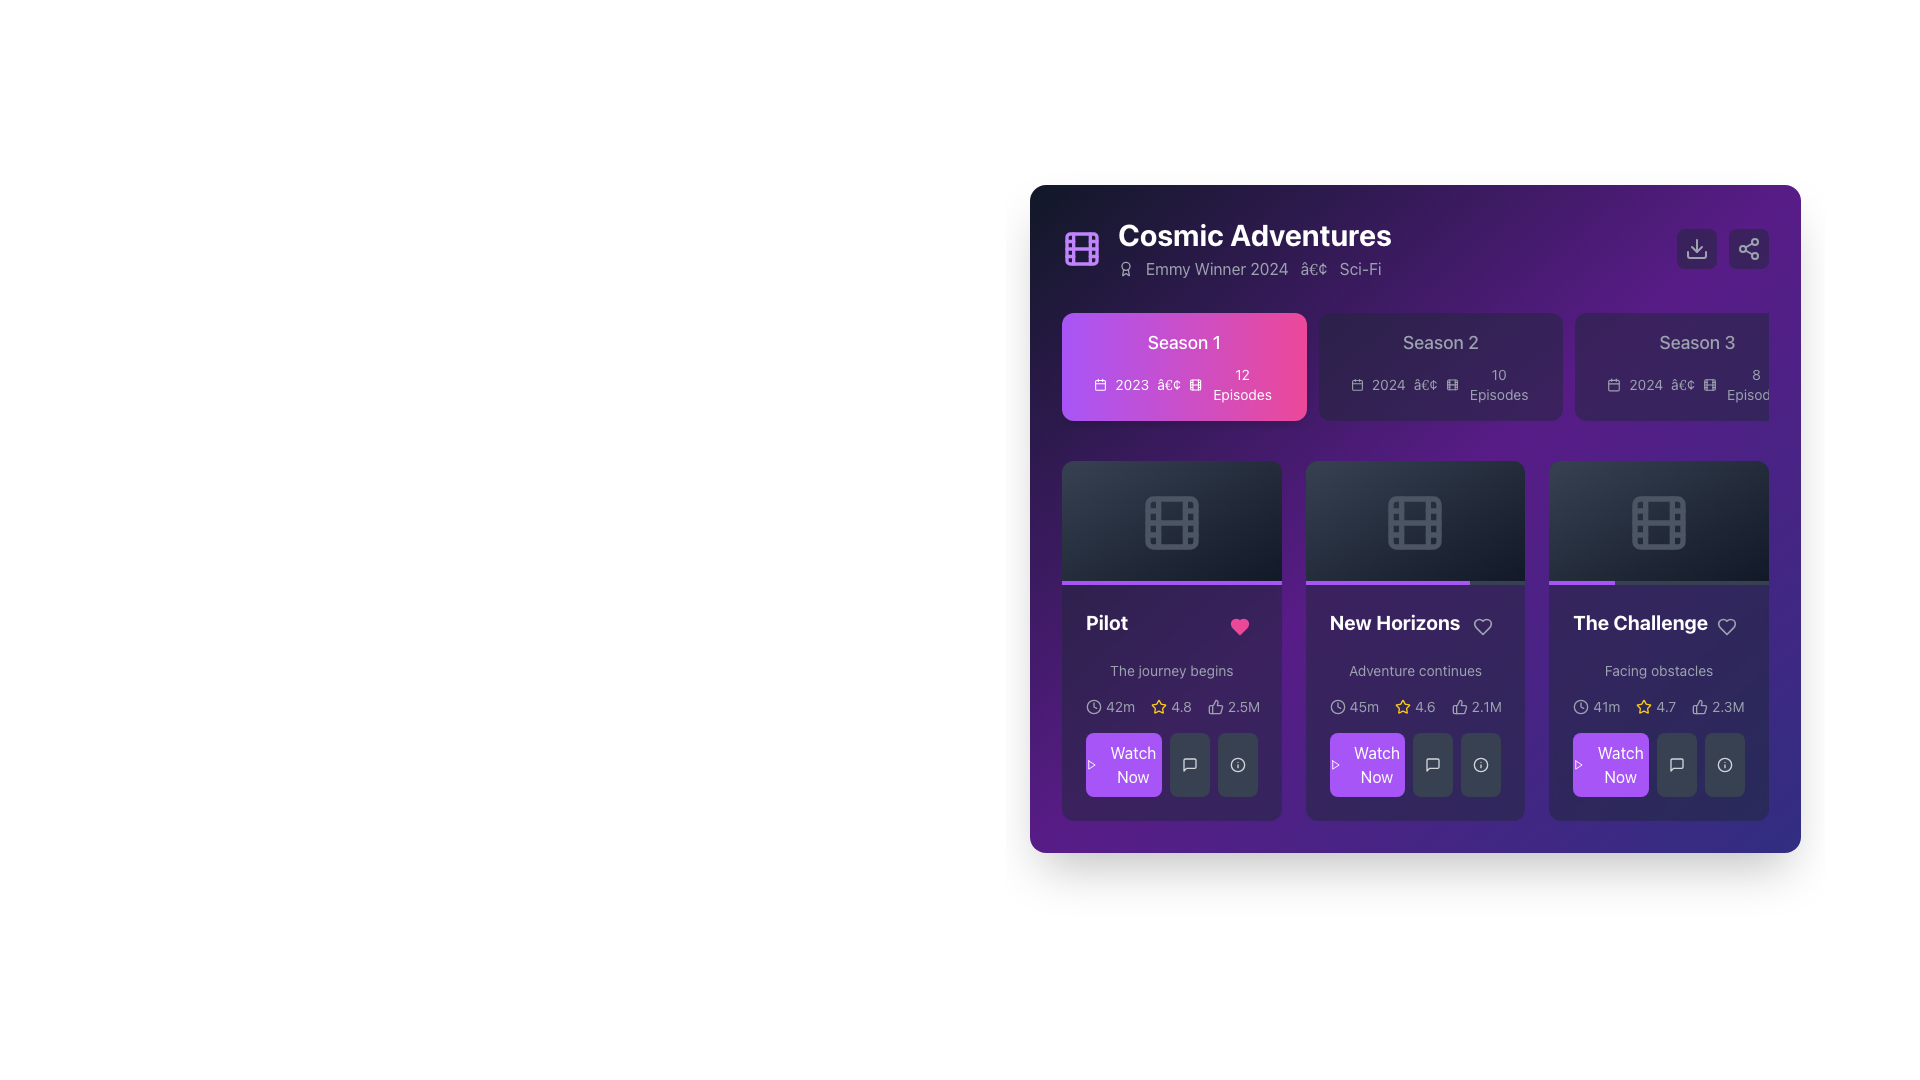 The height and width of the screenshot is (1080, 1920). I want to click on the Text Label that serves as the title of the episode, located below the thumbnail image of the second episode, so click(1414, 625).